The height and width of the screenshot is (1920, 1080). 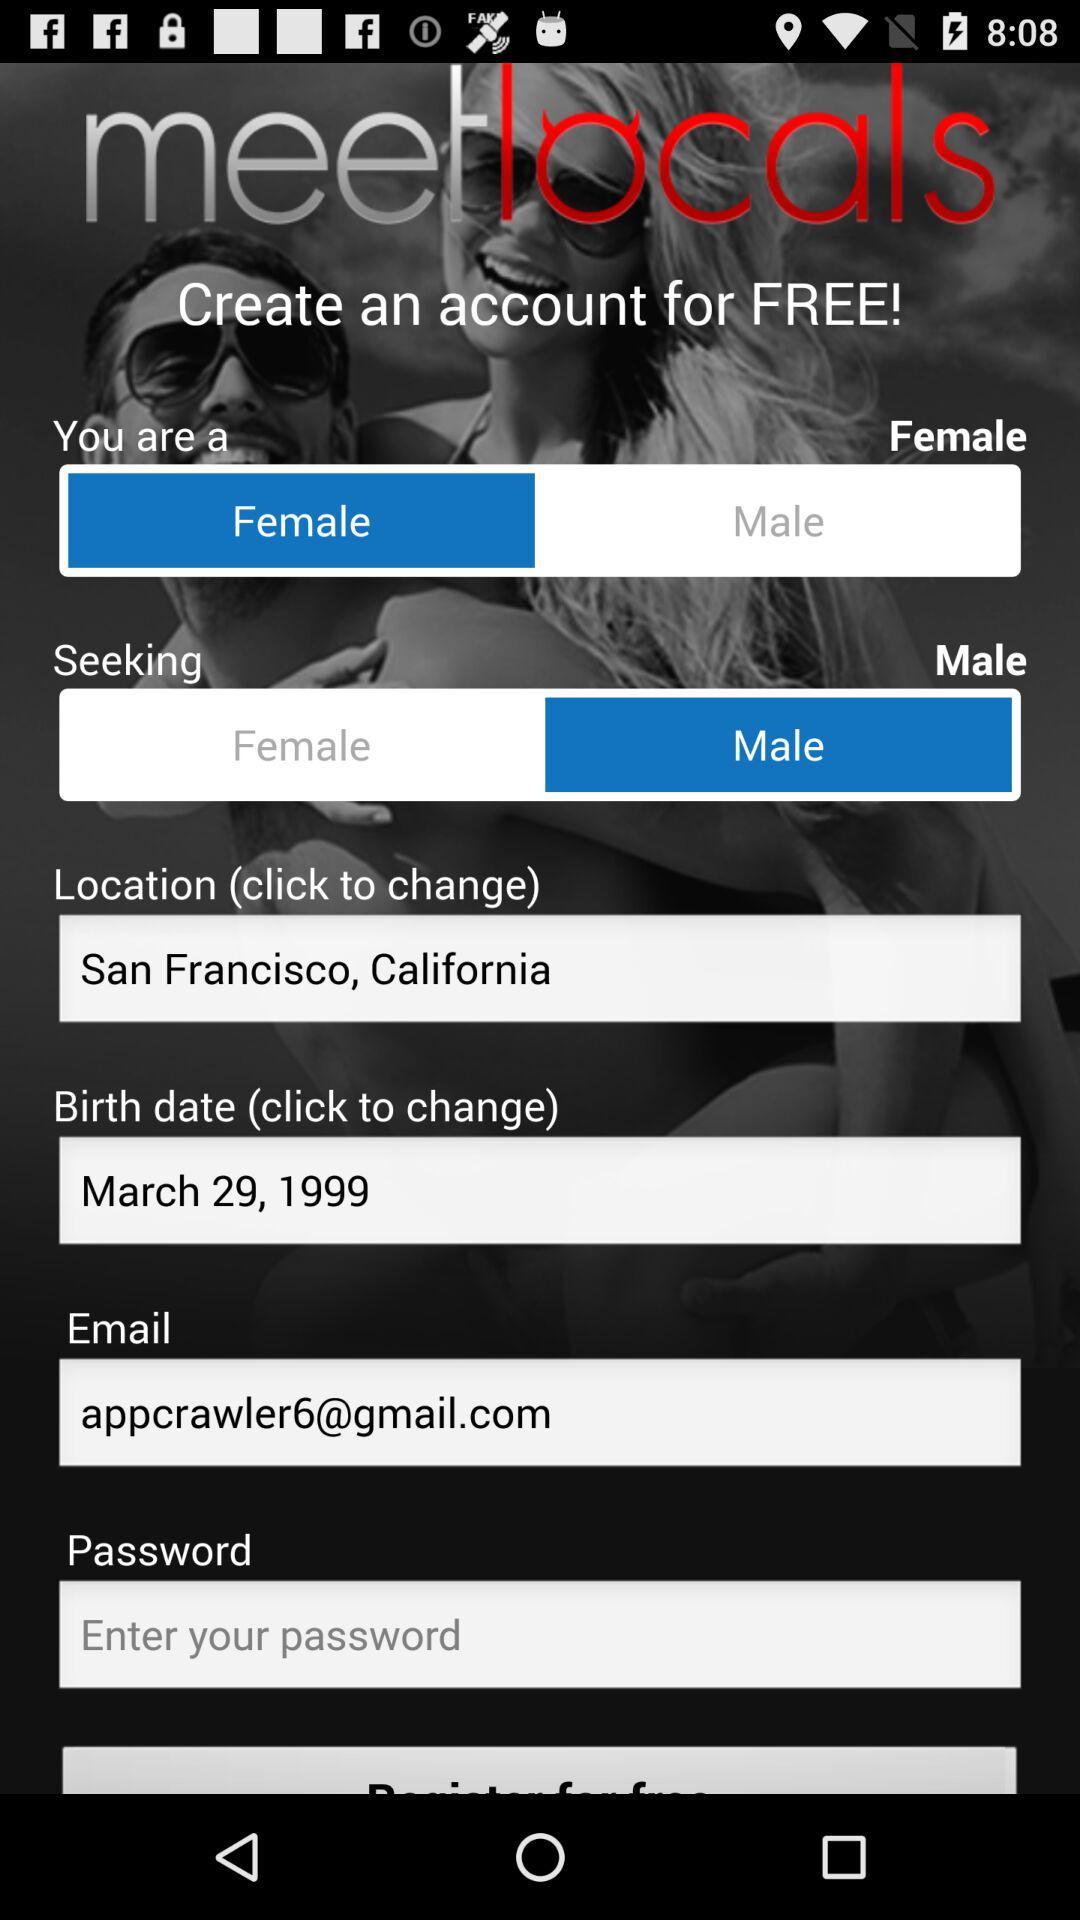 I want to click on change the birth date, so click(x=540, y=1196).